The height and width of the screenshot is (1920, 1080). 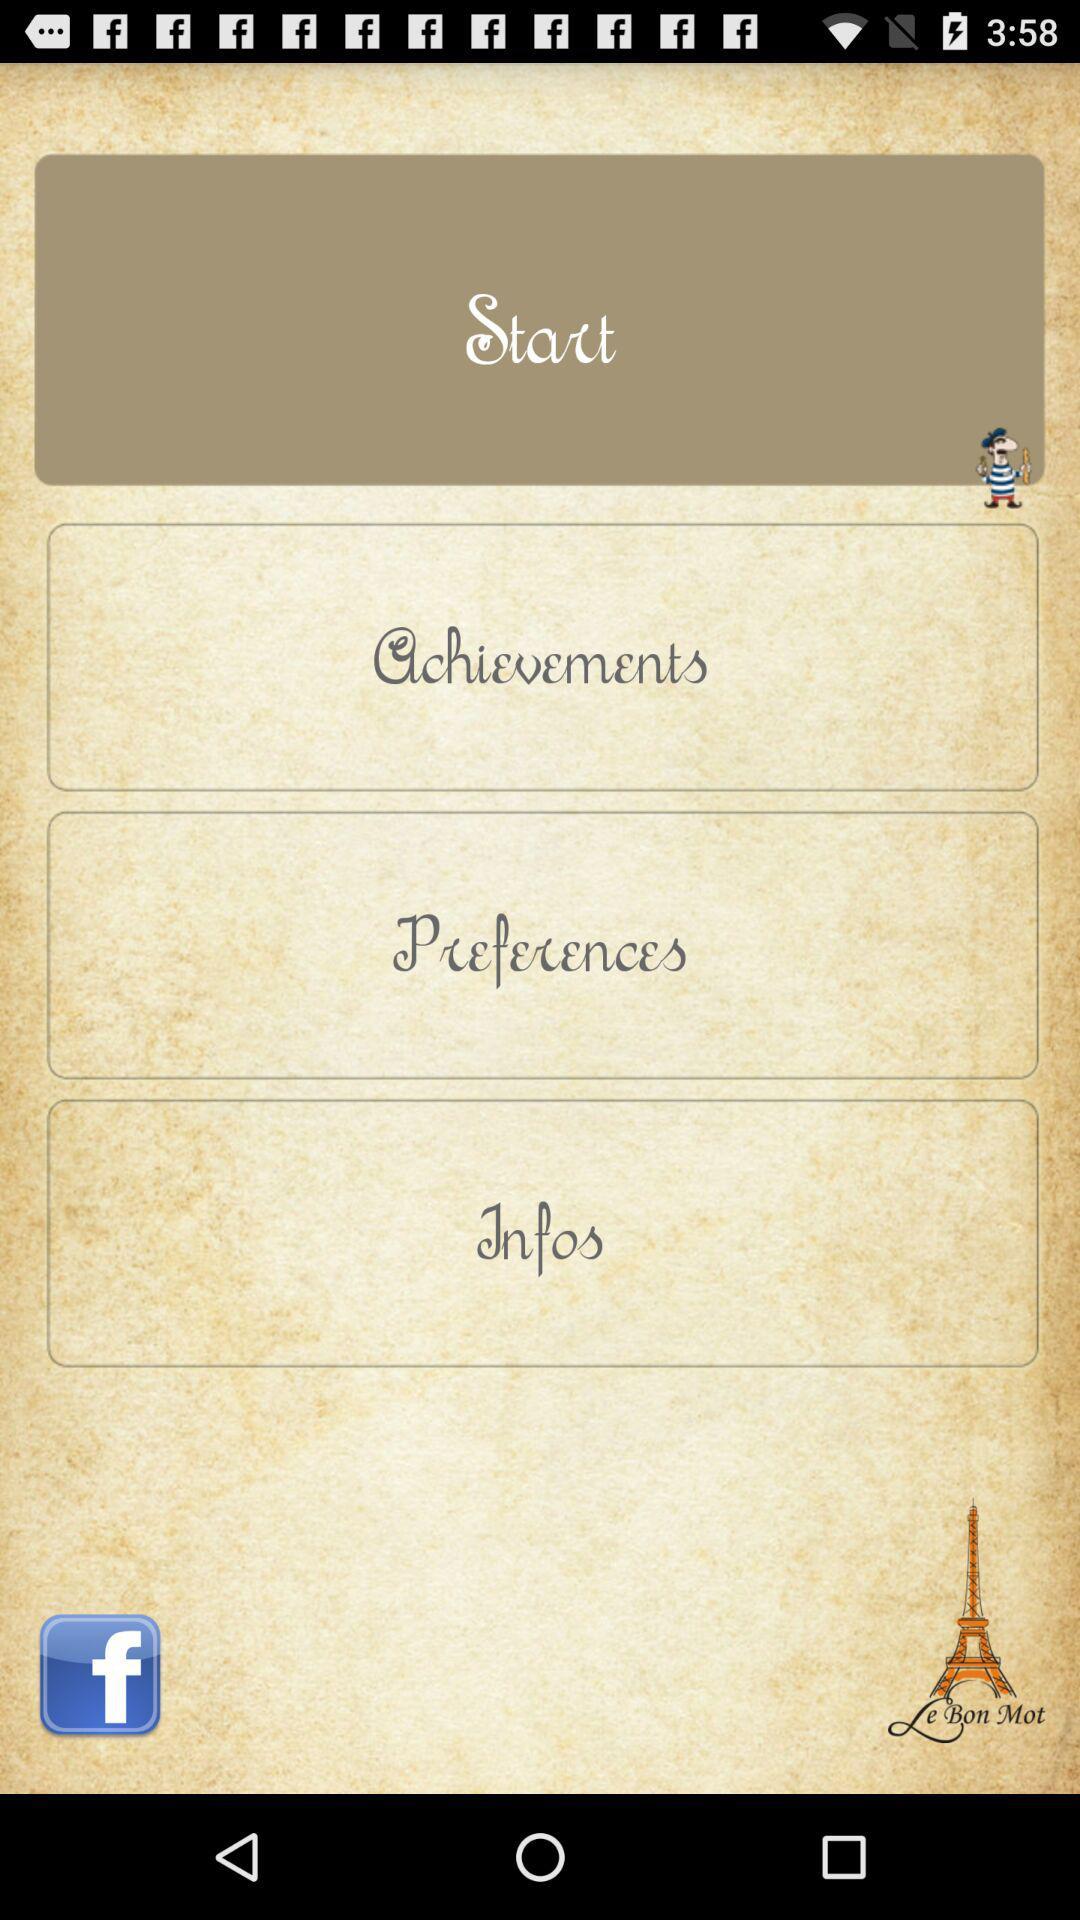 What do you see at coordinates (540, 656) in the screenshot?
I see `achievements button` at bounding box center [540, 656].